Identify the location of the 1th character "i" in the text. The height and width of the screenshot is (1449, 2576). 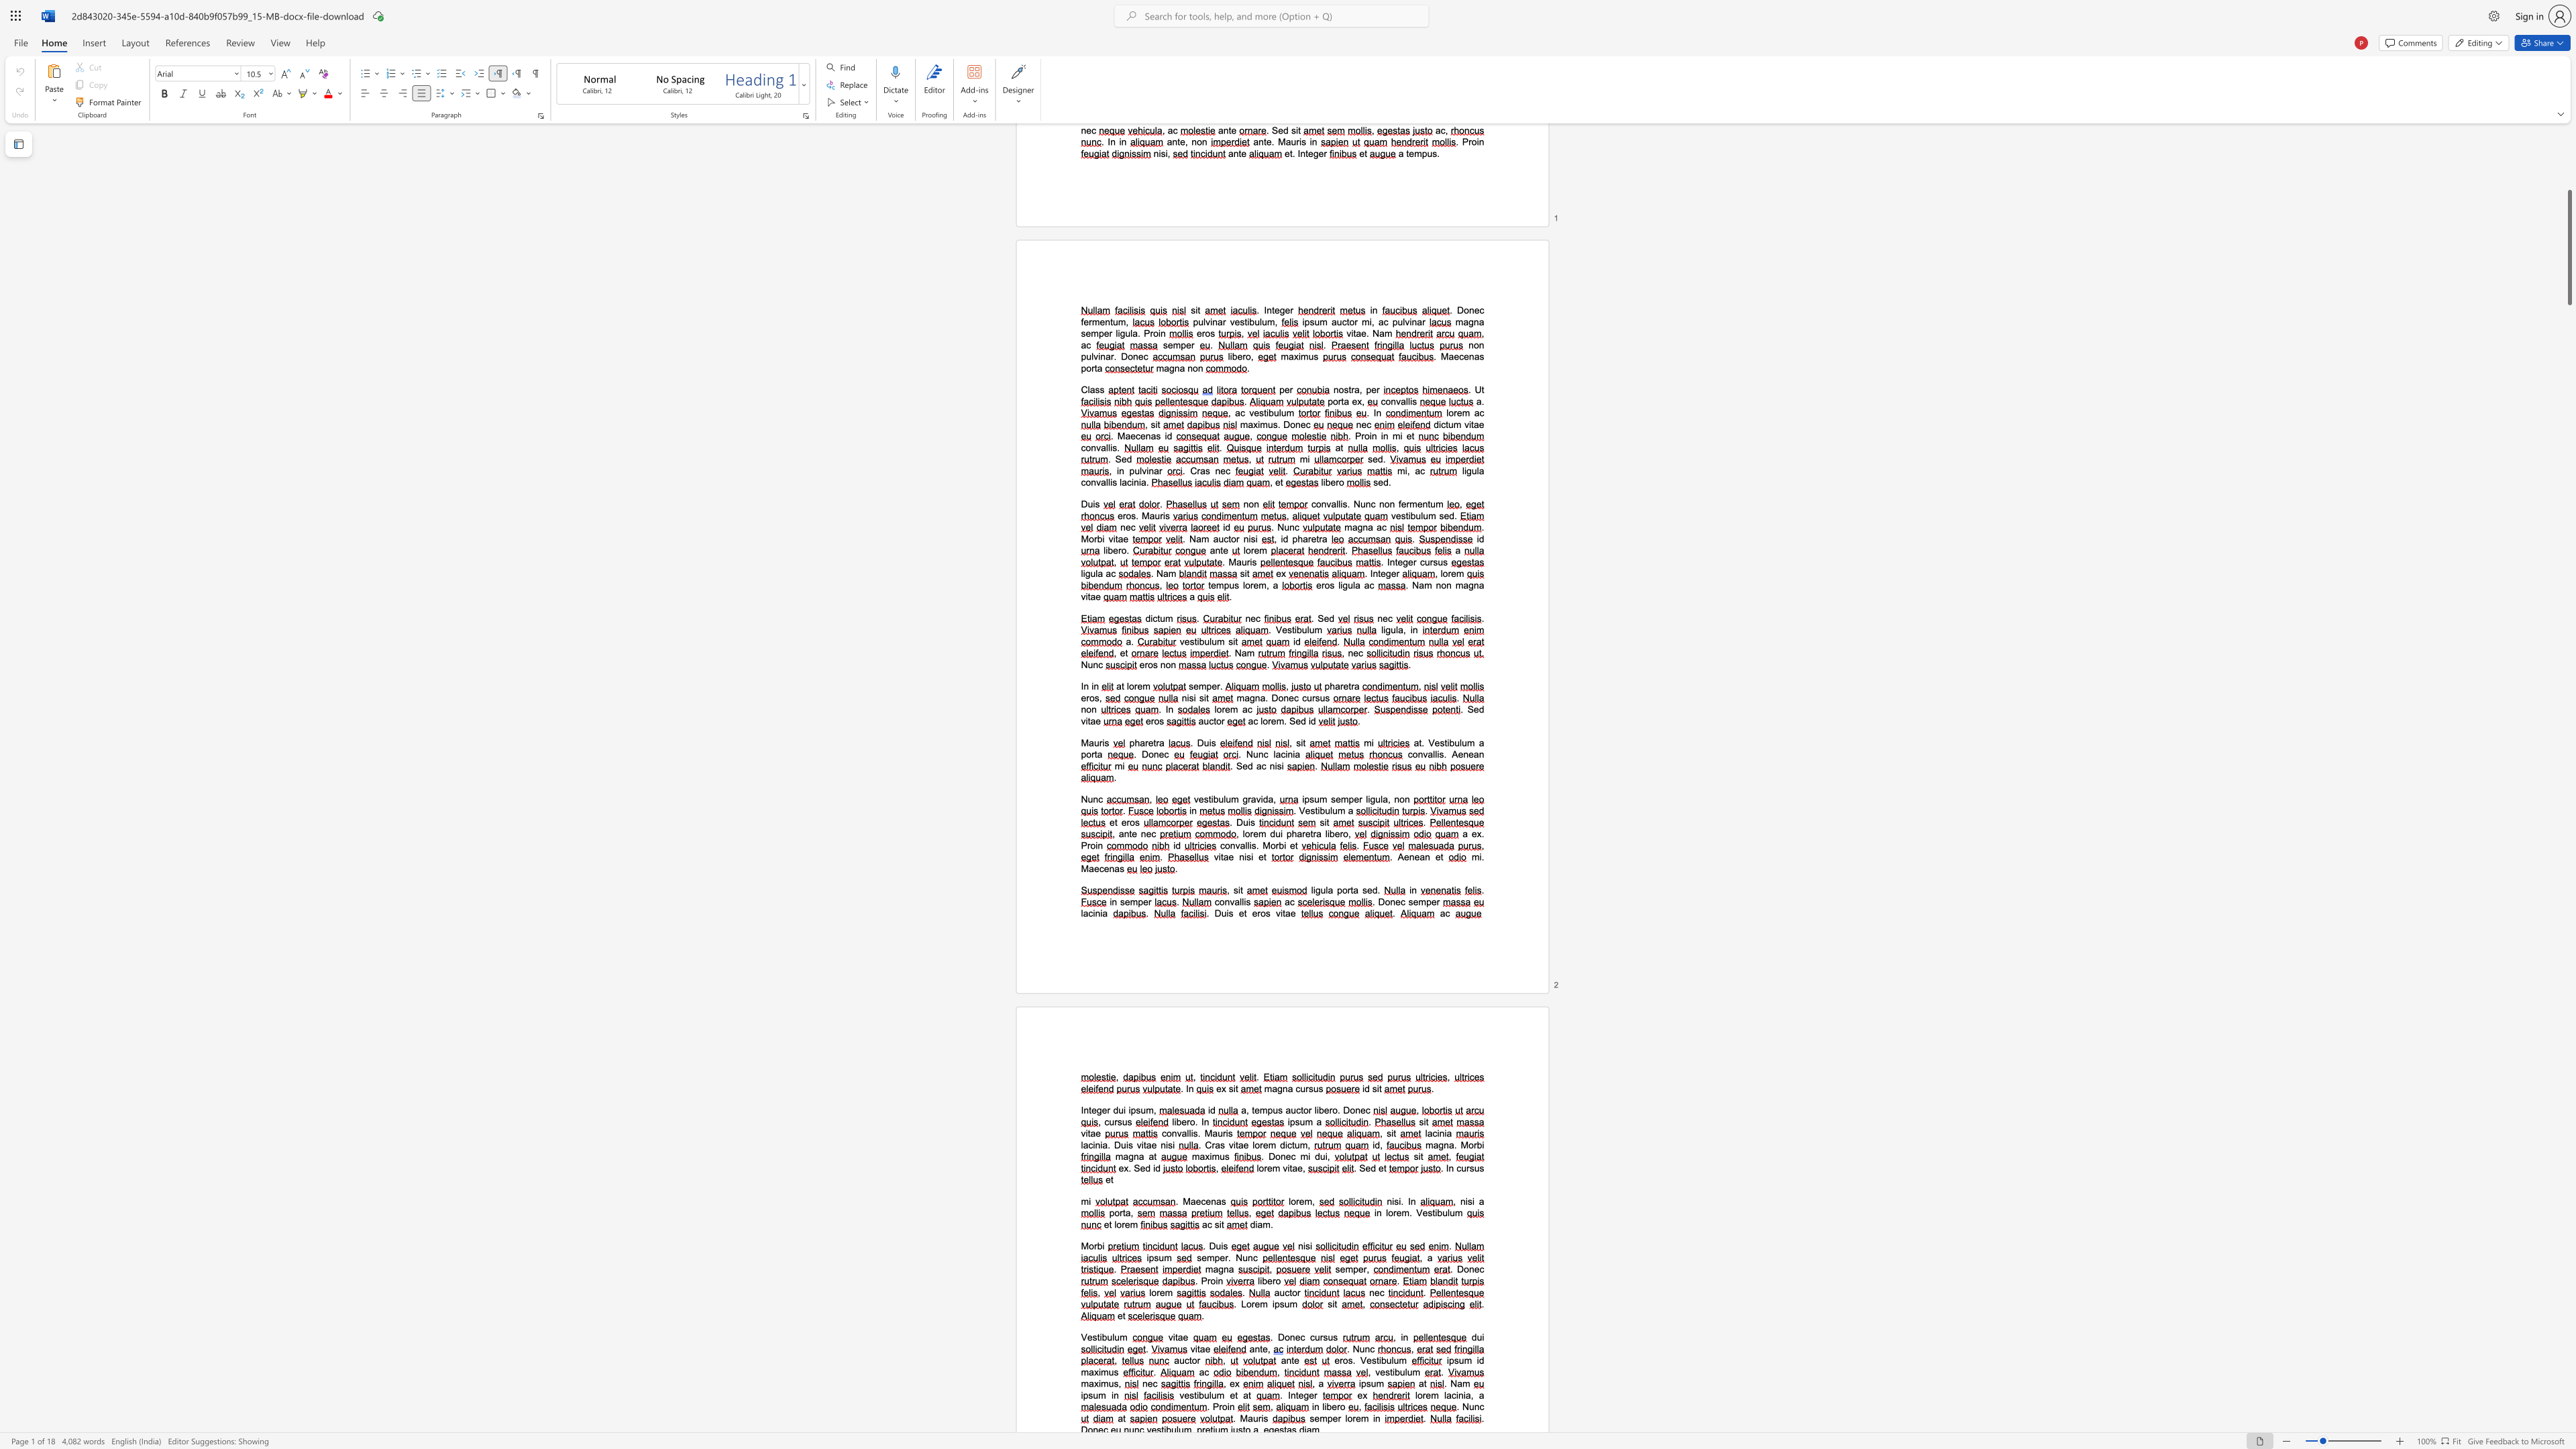
(1480, 857).